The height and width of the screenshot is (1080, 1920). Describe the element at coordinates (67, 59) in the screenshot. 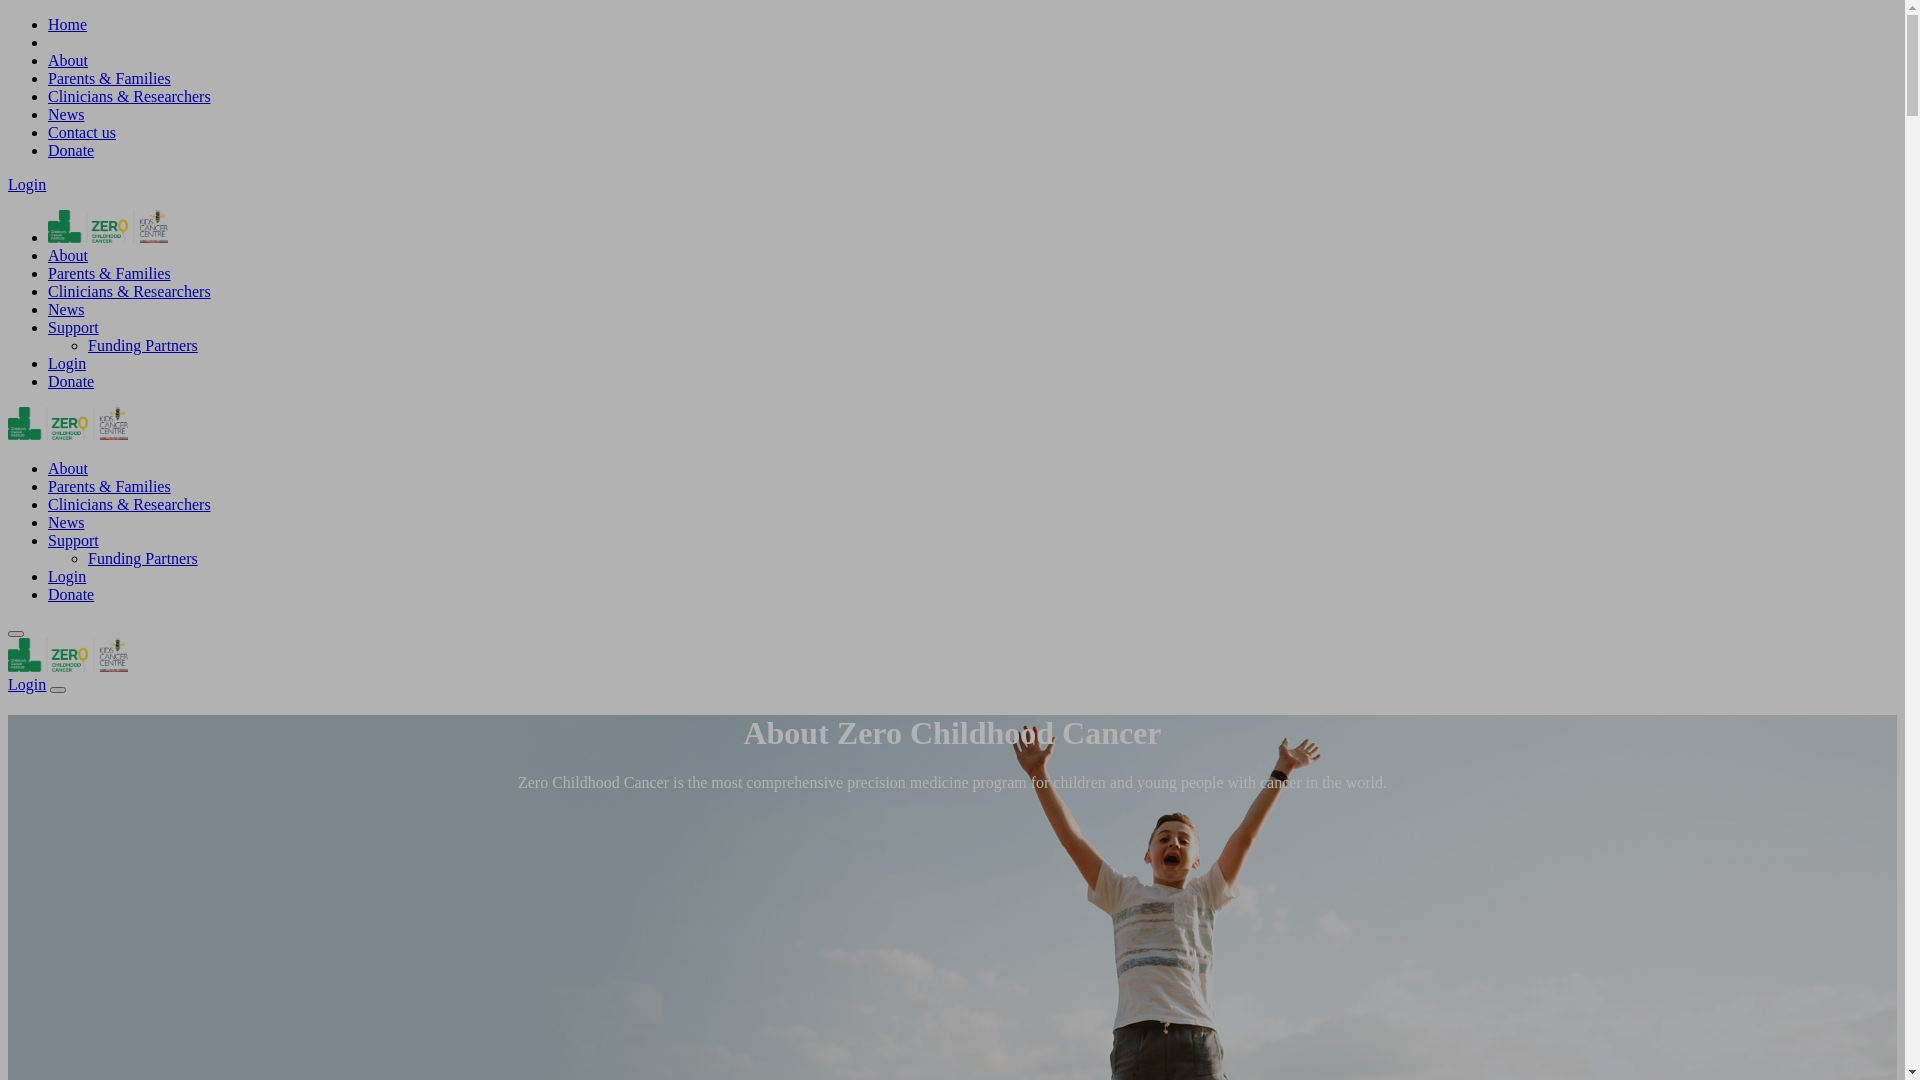

I see `'About'` at that location.